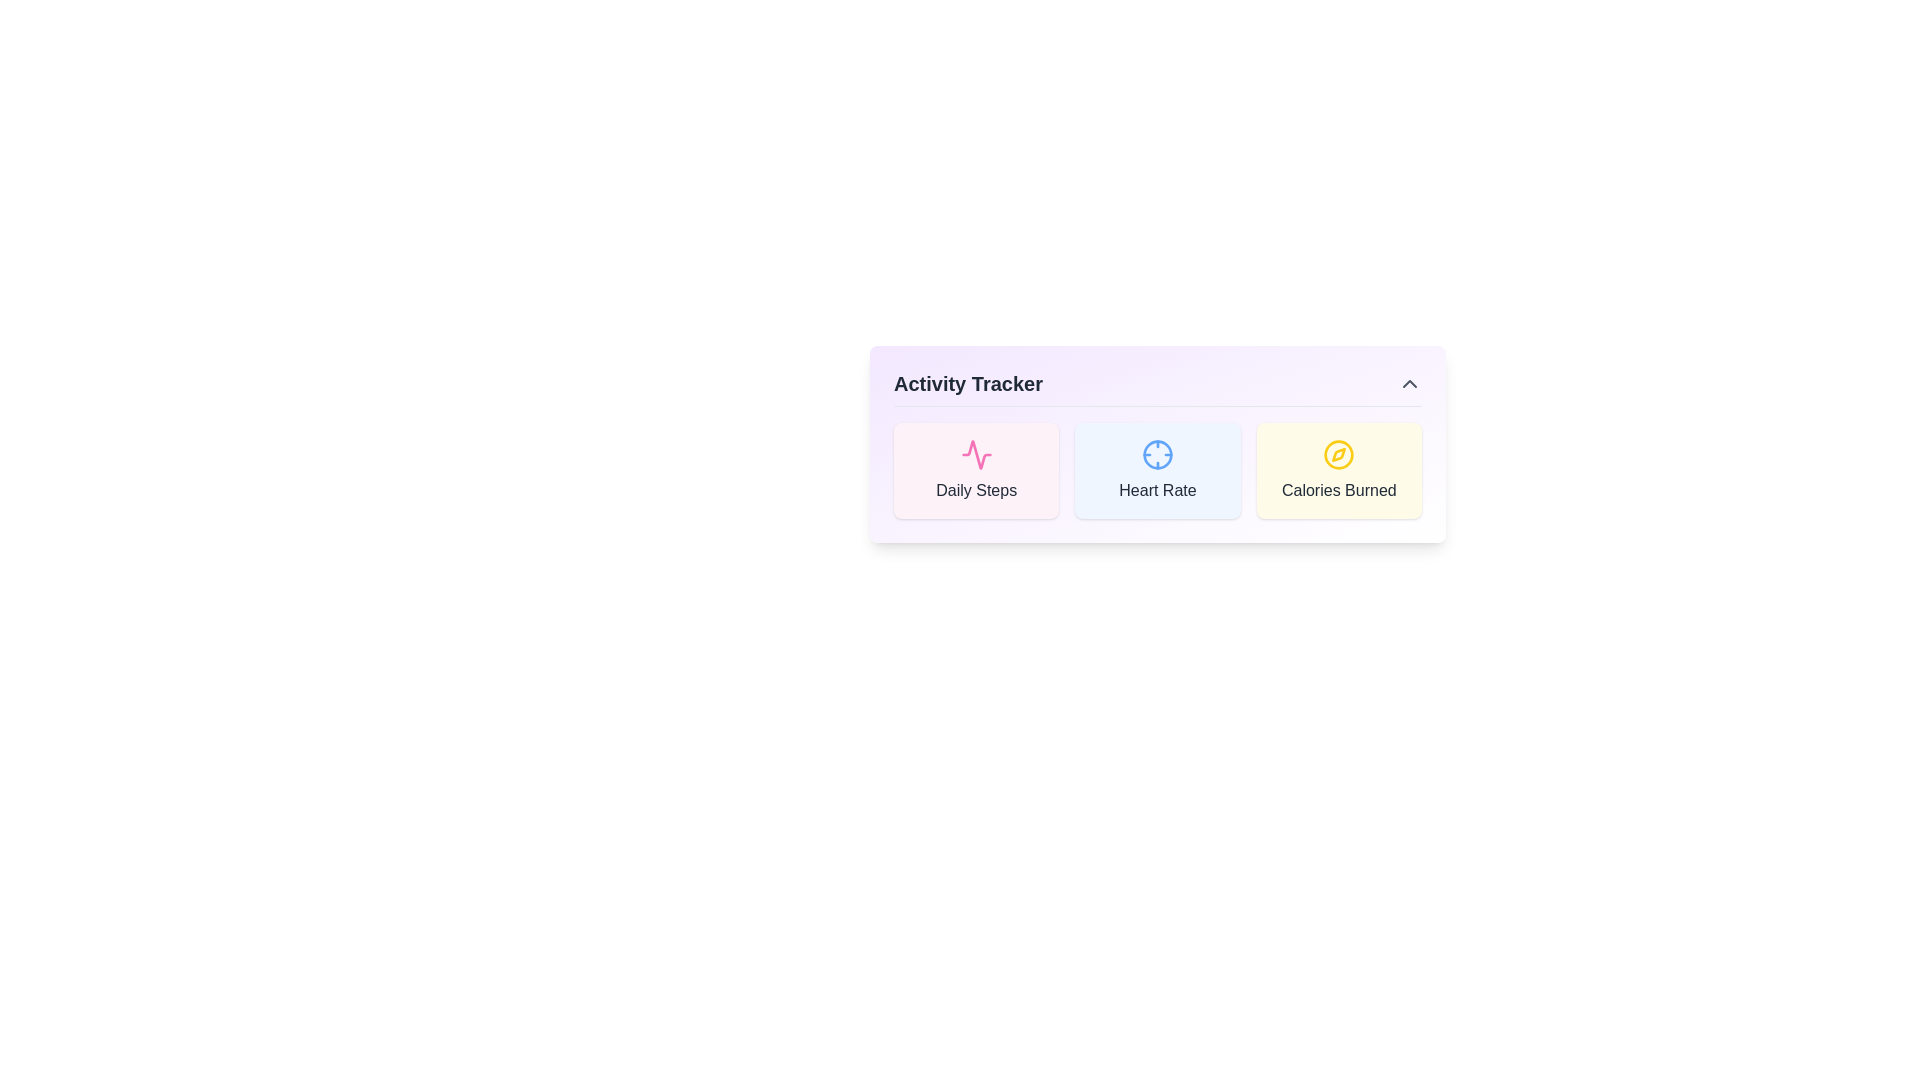 This screenshot has height=1080, width=1920. Describe the element at coordinates (1339, 490) in the screenshot. I see `text label titled 'Calories Burned' located in the third yellow-highlighted card of the 'Activity Tracker' section, positioned below the compass icon` at that location.